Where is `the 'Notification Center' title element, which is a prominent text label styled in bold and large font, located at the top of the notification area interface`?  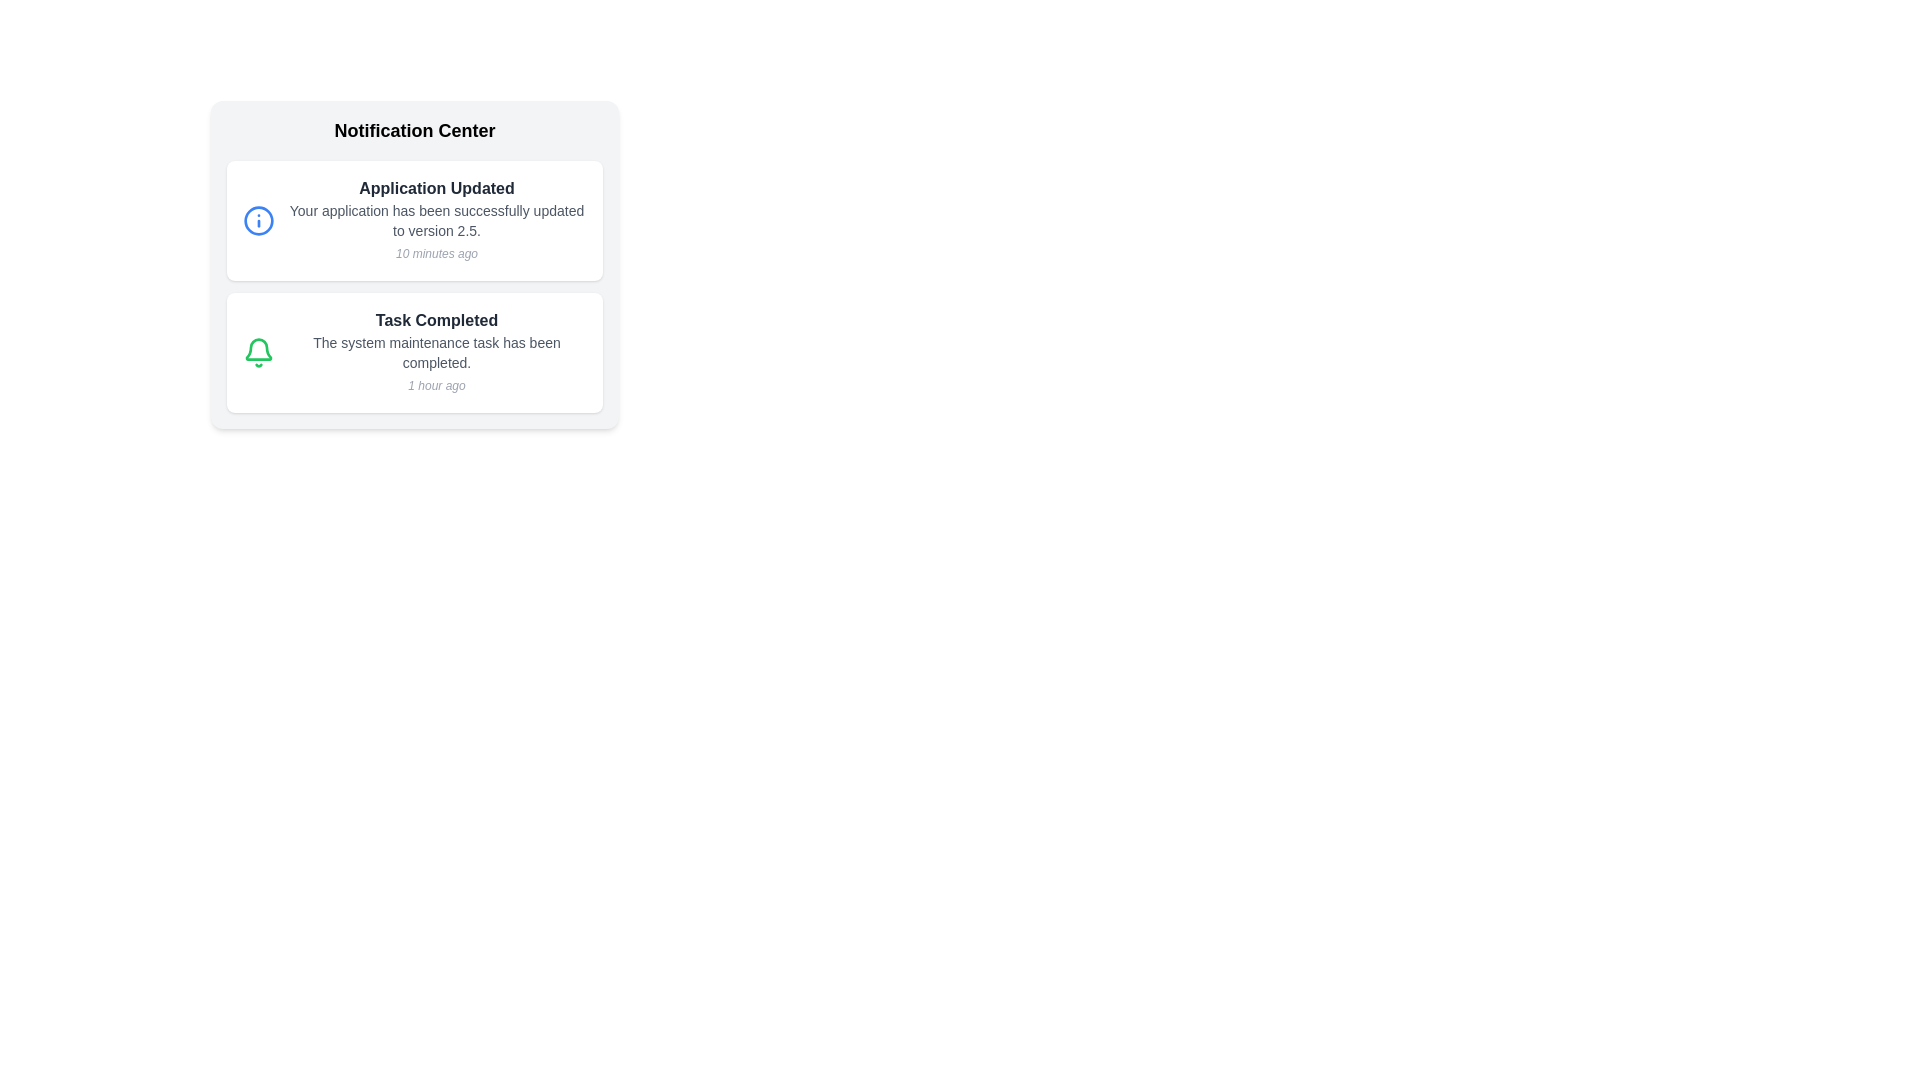 the 'Notification Center' title element, which is a prominent text label styled in bold and large font, located at the top of the notification area interface is located at coordinates (413, 131).